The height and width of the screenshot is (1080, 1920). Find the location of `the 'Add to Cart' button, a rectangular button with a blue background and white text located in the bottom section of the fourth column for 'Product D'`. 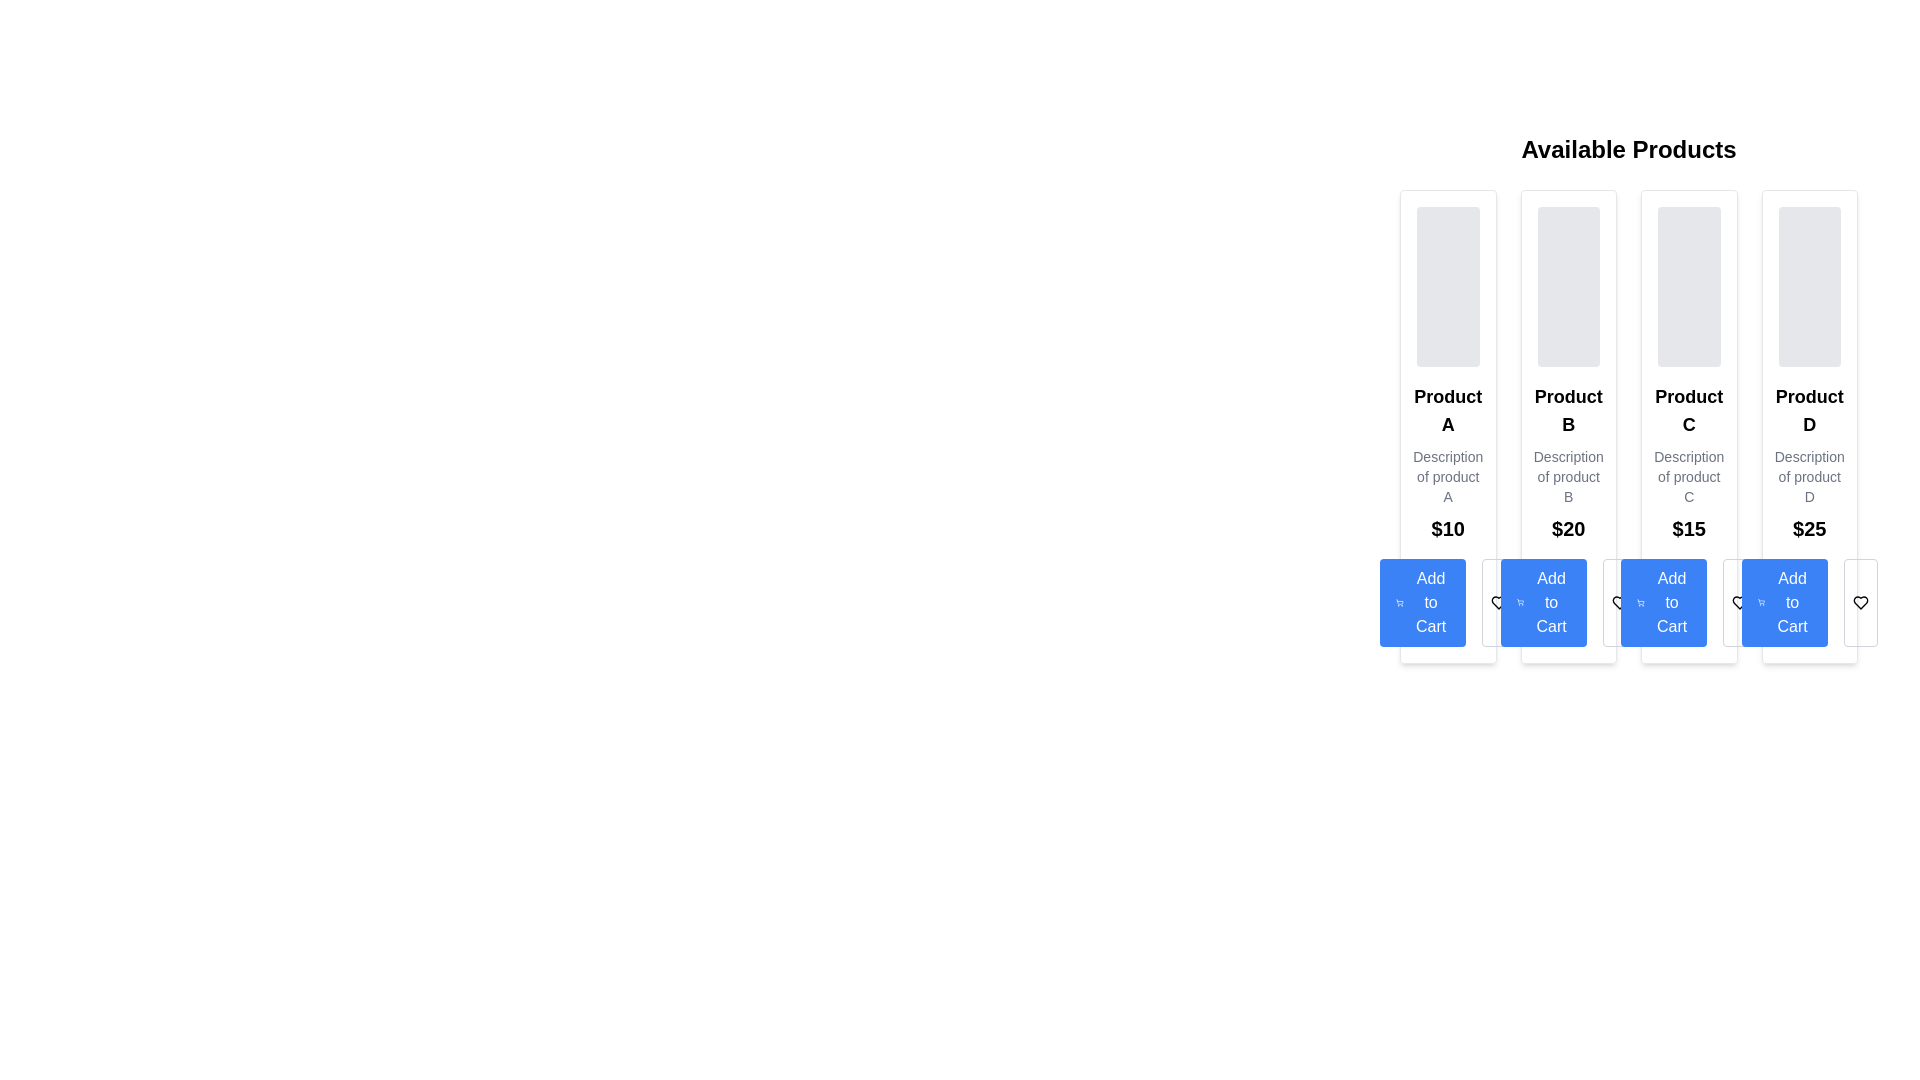

the 'Add to Cart' button, a rectangular button with a blue background and white text located in the bottom section of the fourth column for 'Product D' is located at coordinates (1784, 601).